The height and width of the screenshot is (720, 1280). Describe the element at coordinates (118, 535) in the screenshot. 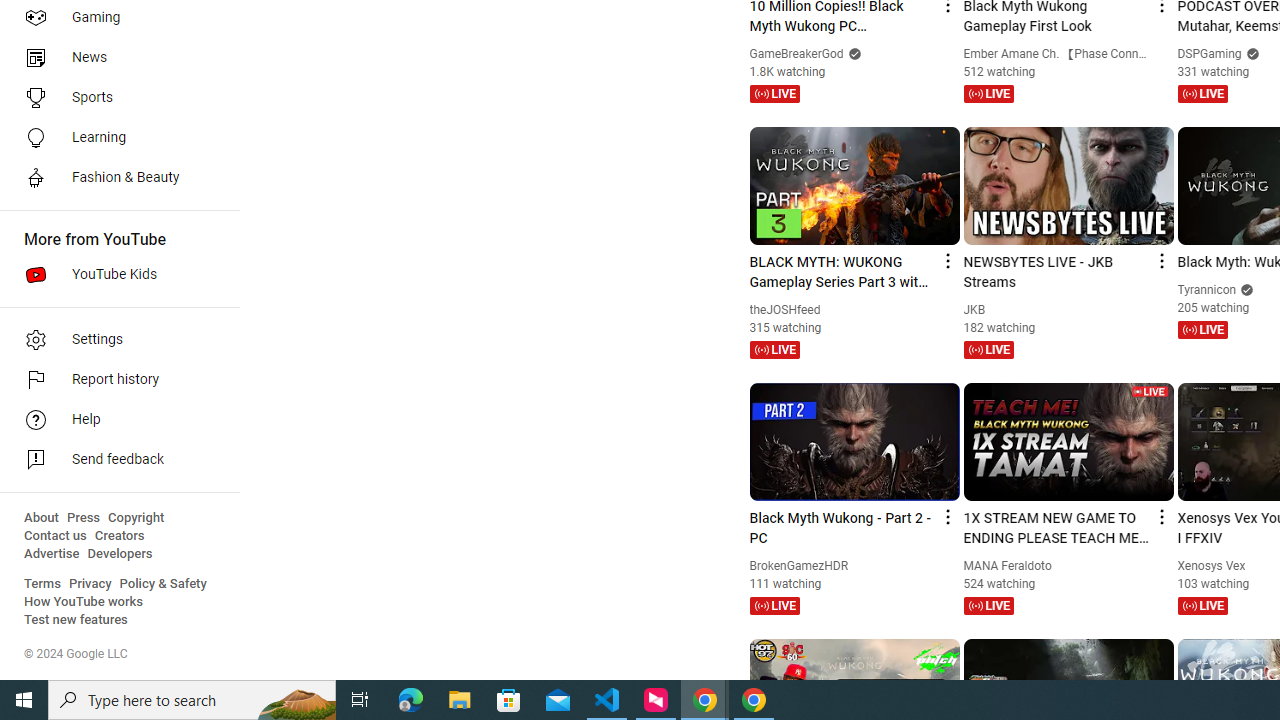

I see `'Creators'` at that location.